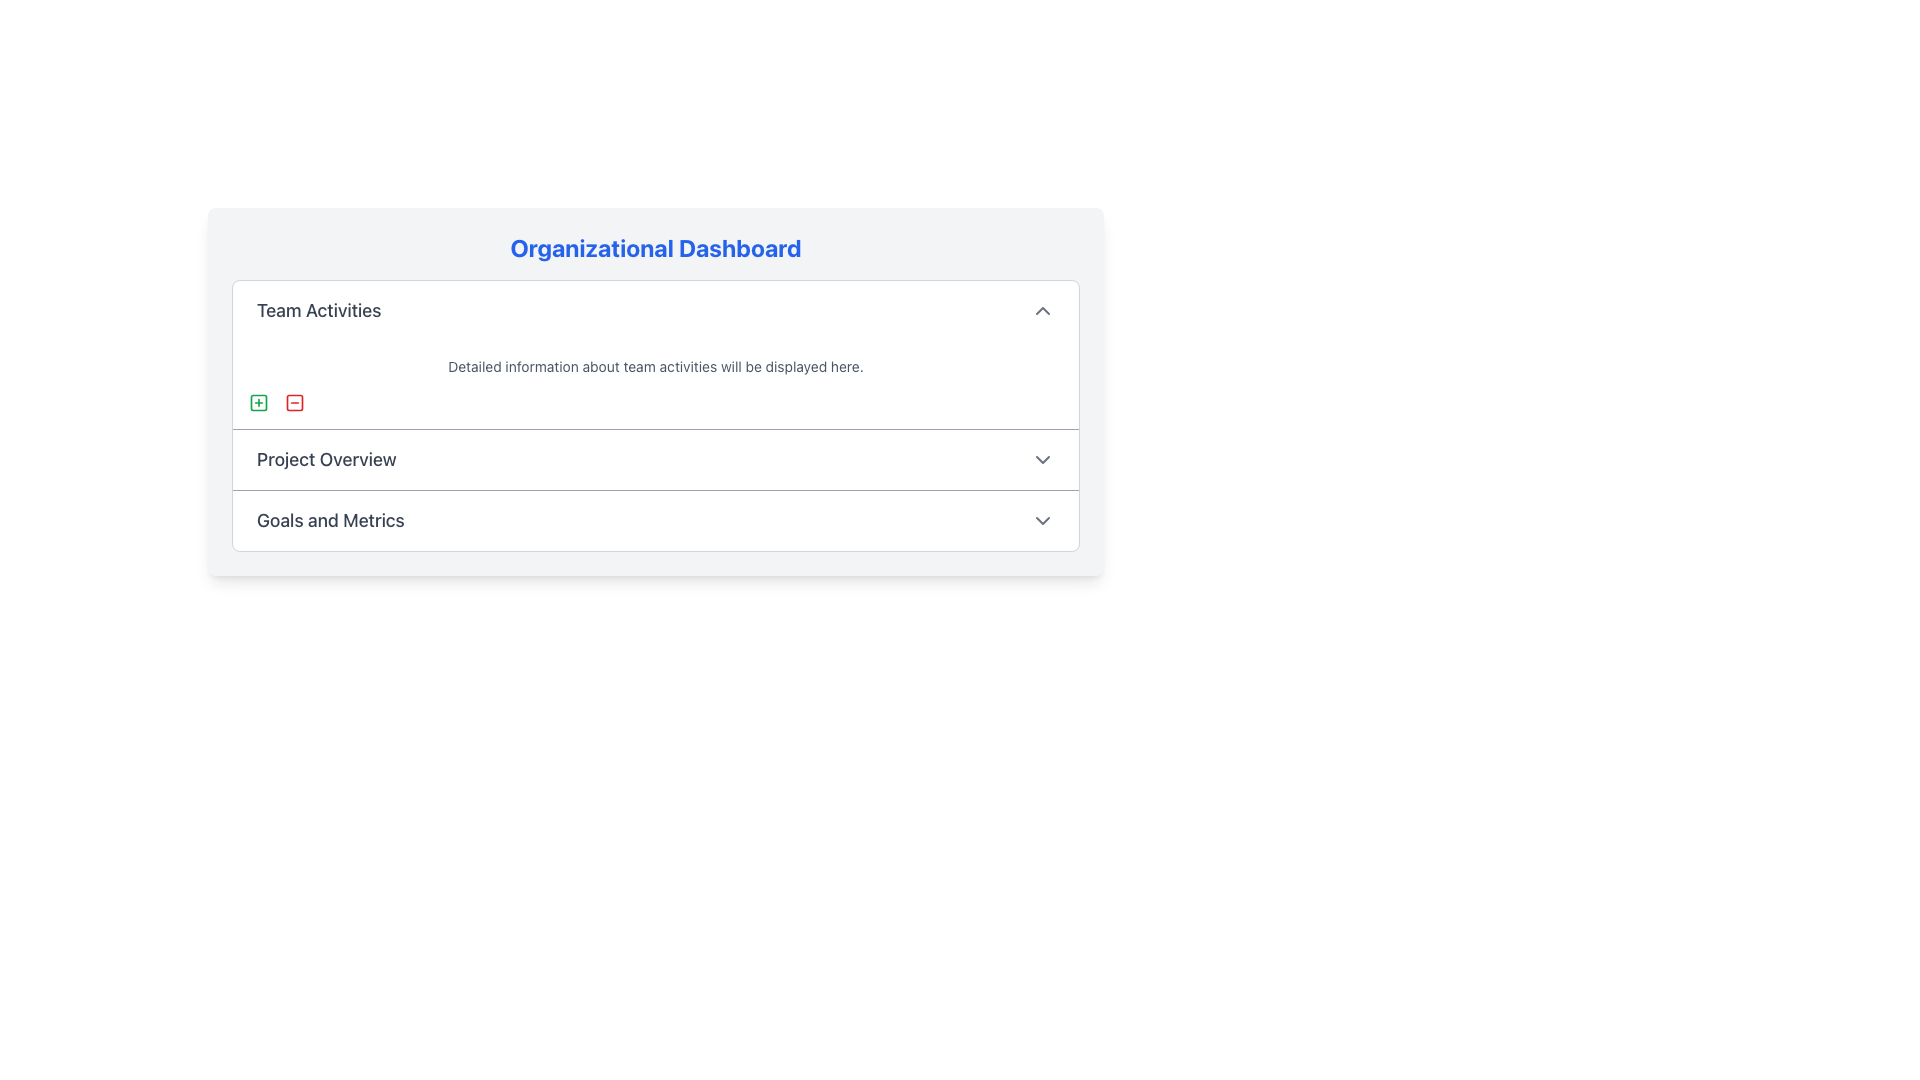 This screenshot has width=1920, height=1080. What do you see at coordinates (656, 366) in the screenshot?
I see `the text element displaying 'Detailed information about team activities will be displayed here.', which is styled in light gray and located beneath the heading 'Team Activities'` at bounding box center [656, 366].